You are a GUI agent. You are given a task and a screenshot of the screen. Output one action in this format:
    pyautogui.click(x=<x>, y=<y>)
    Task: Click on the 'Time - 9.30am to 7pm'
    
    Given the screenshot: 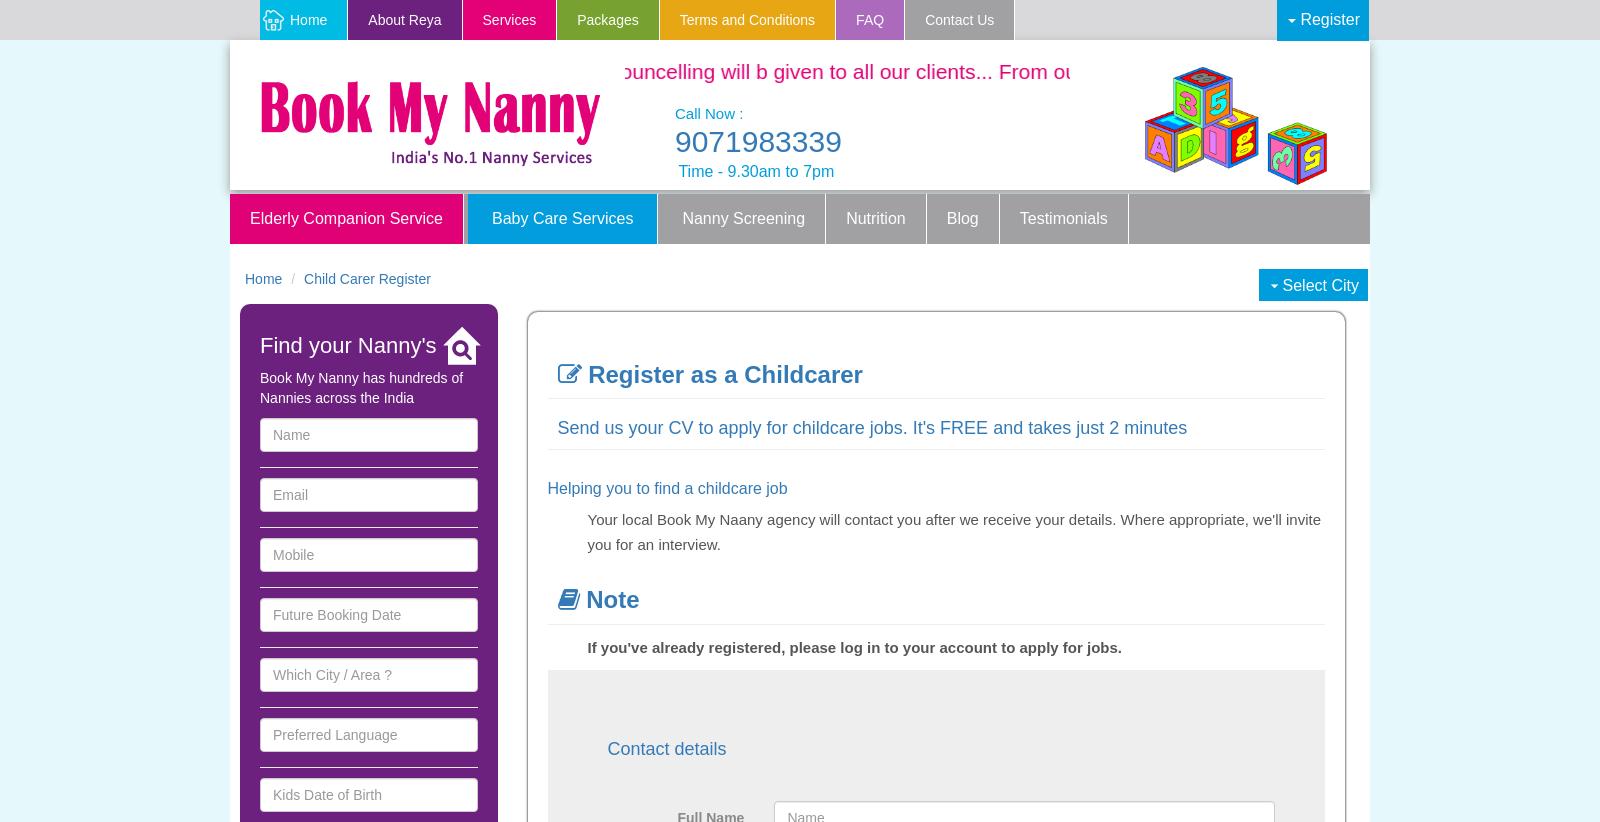 What is the action you would take?
    pyautogui.click(x=756, y=169)
    